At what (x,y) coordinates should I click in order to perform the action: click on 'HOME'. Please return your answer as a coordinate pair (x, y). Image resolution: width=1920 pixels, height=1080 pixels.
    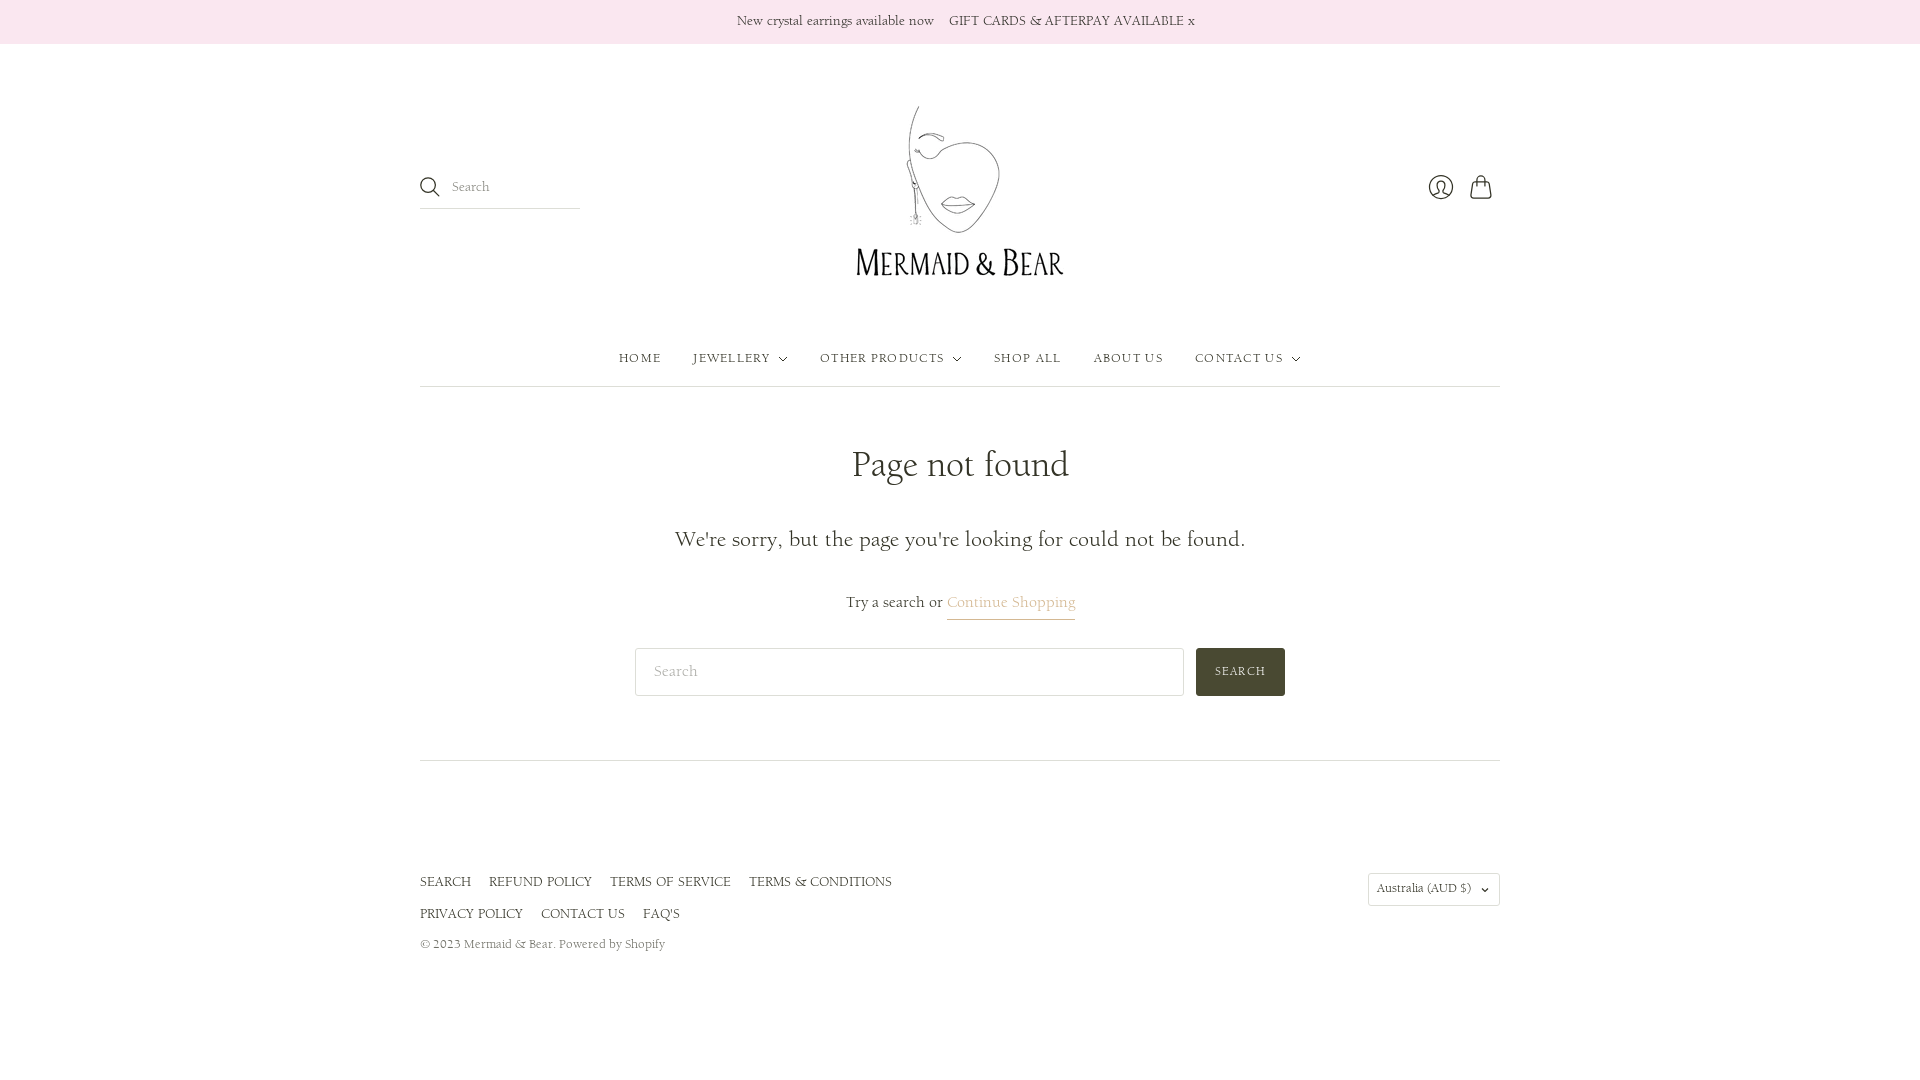
    Looking at the image, I should click on (638, 357).